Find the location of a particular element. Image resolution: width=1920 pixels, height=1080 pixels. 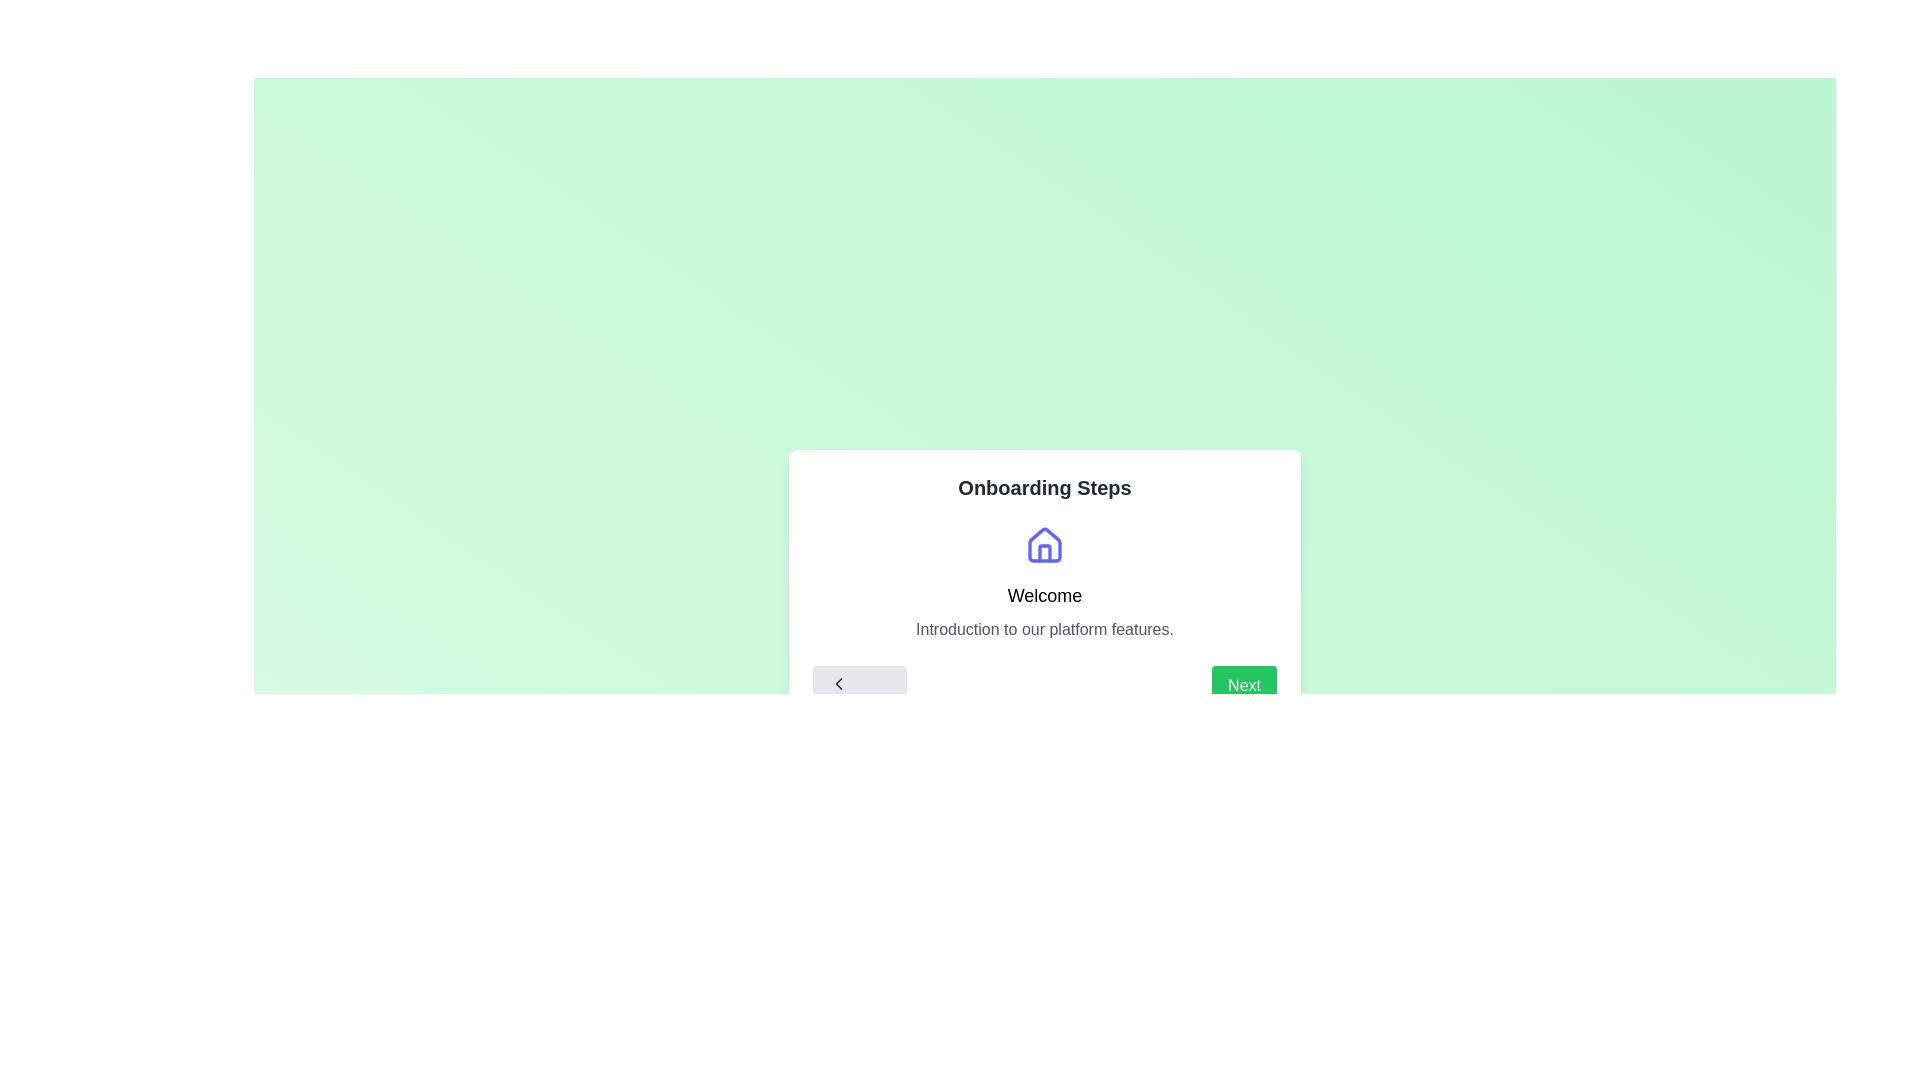

the house icon in the onboarding modal that visually supports the 'Welcome' message is located at coordinates (1044, 544).